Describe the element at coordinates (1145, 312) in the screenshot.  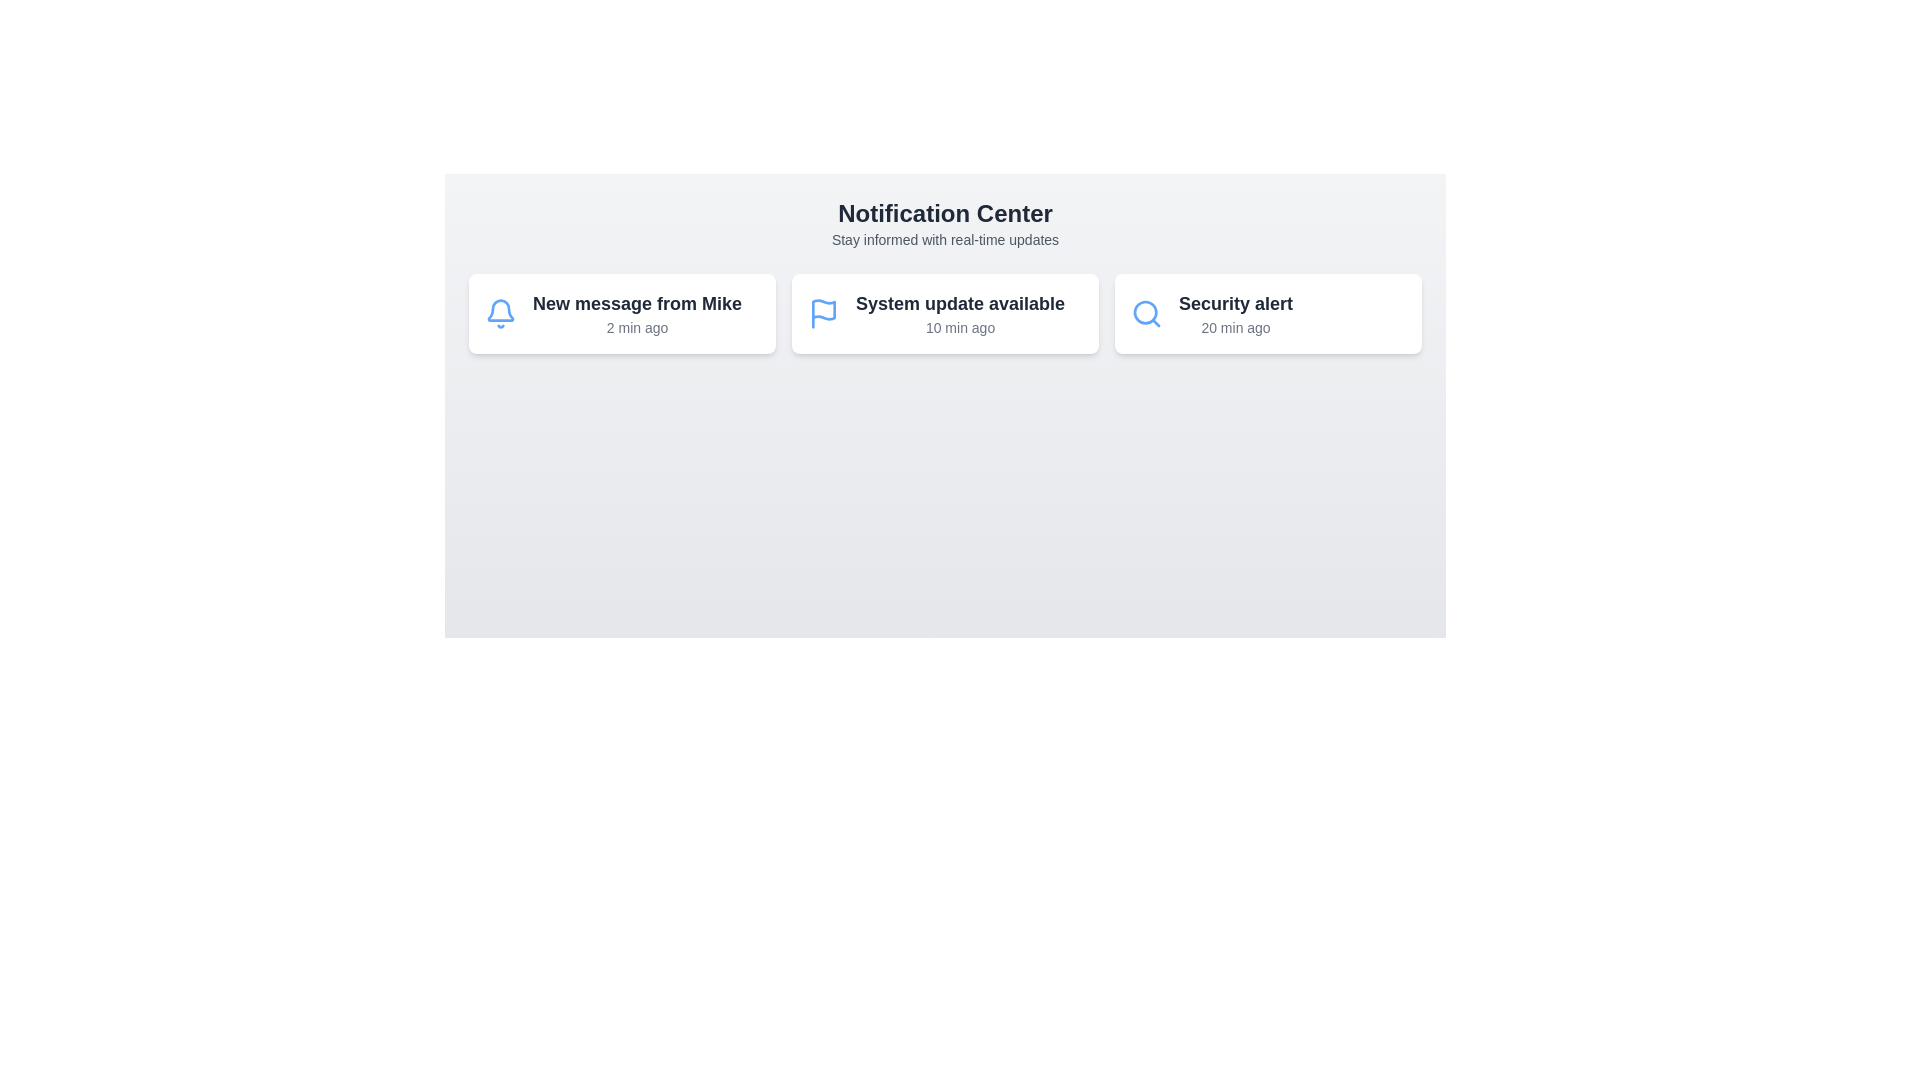
I see `the small decorative SVG circle element that represents a search function, part of the magnifying glass illustration located in the third notification box titled 'Security alert'` at that location.